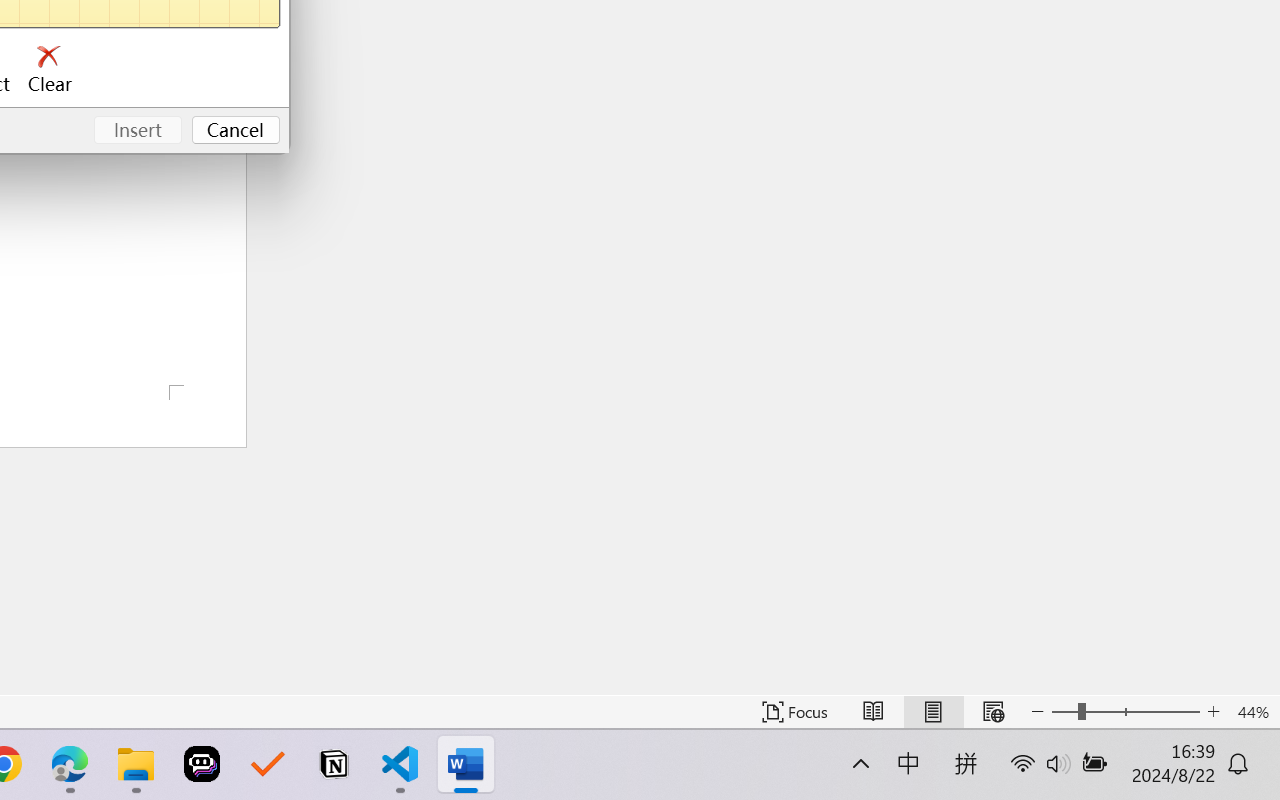  Describe the element at coordinates (334, 764) in the screenshot. I see `'Notion'` at that location.